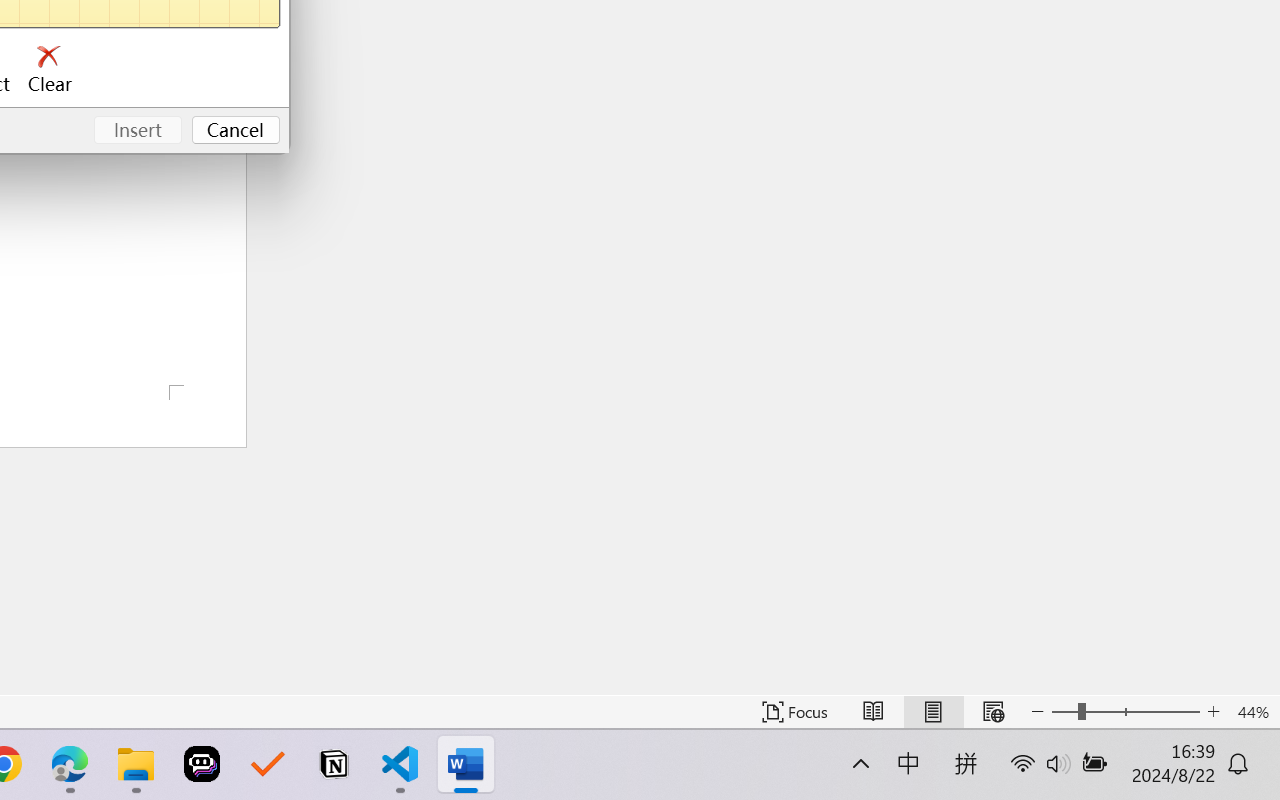  Describe the element at coordinates (334, 764) in the screenshot. I see `'Notion'` at that location.